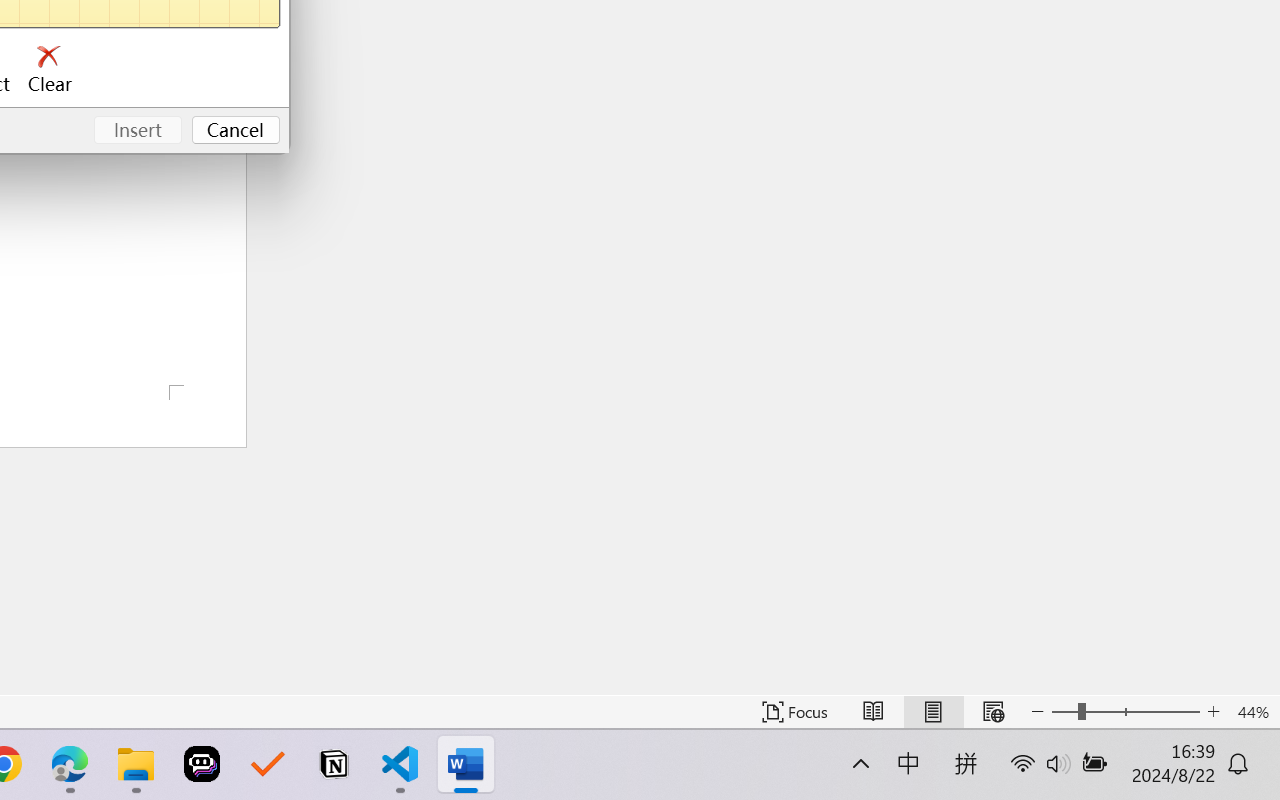  Describe the element at coordinates (334, 764) in the screenshot. I see `'Notion'` at that location.